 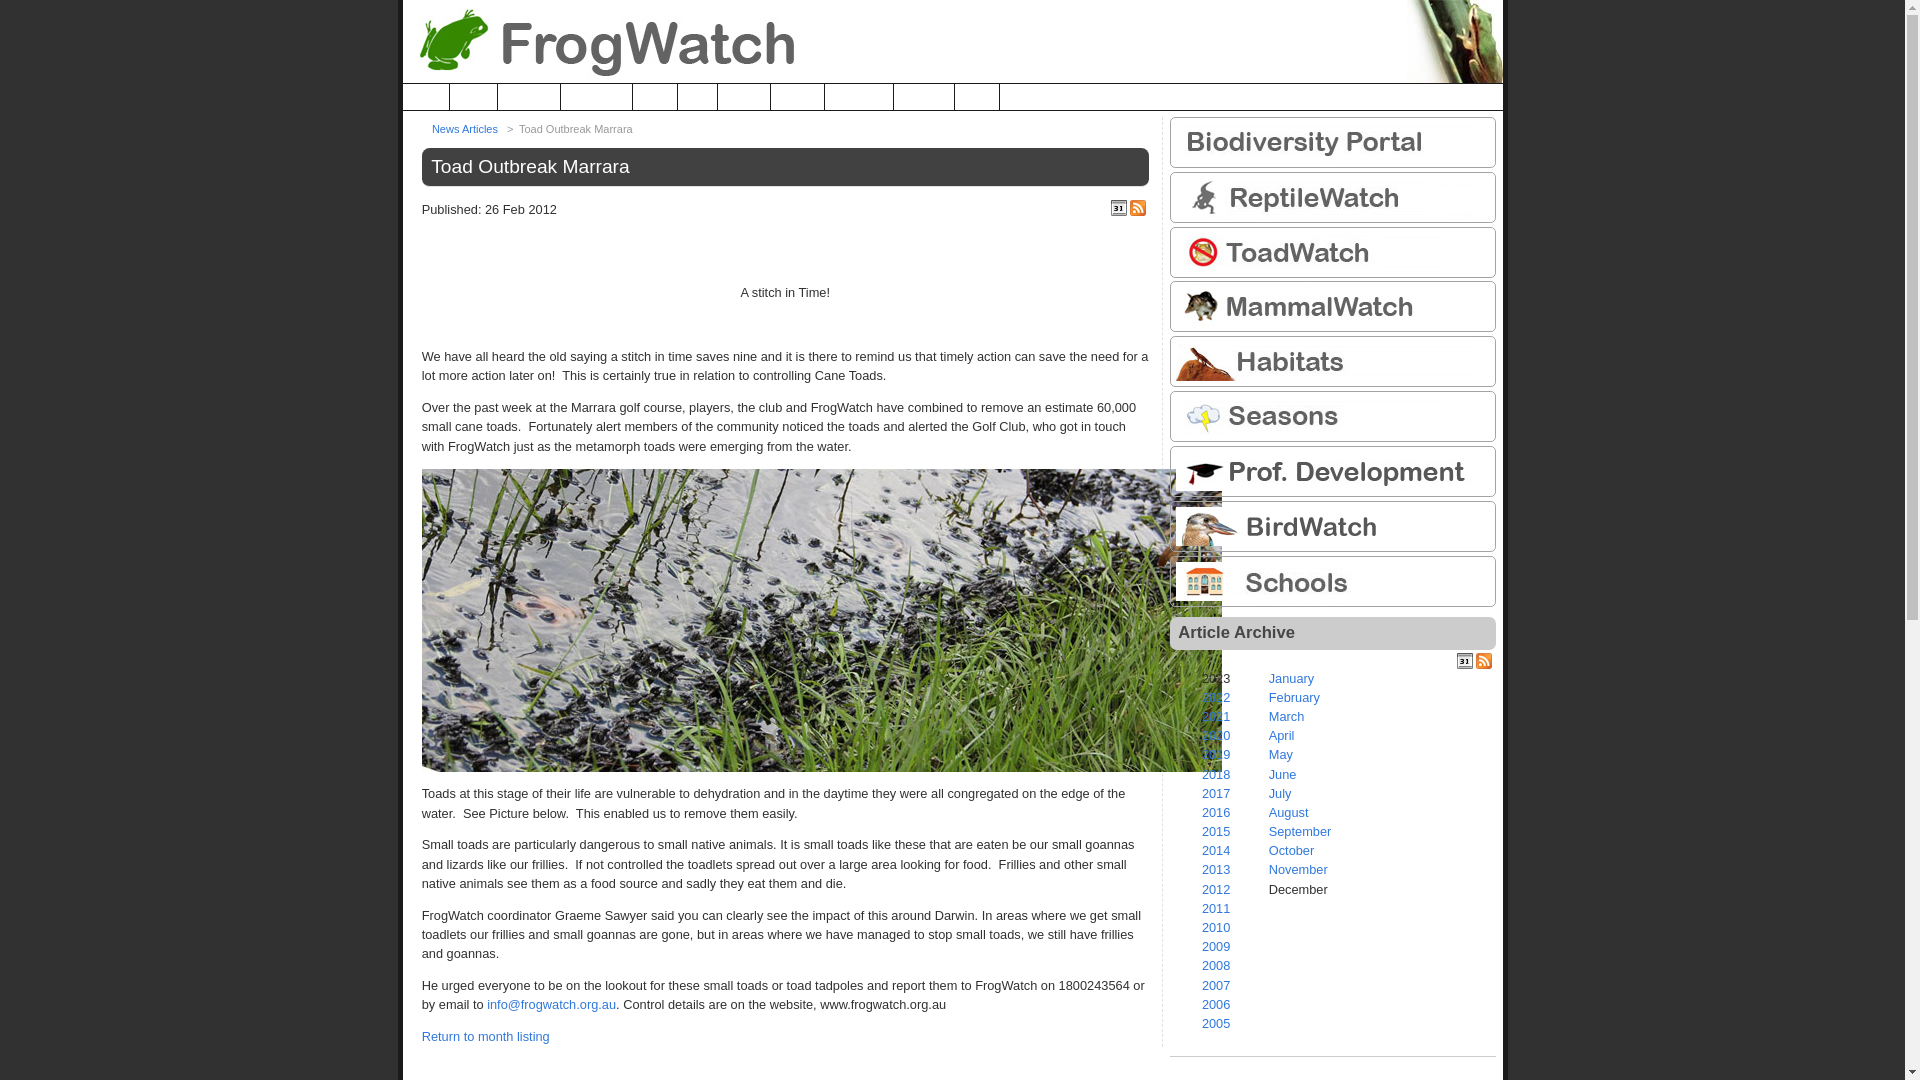 What do you see at coordinates (1267, 735) in the screenshot?
I see `'April'` at bounding box center [1267, 735].